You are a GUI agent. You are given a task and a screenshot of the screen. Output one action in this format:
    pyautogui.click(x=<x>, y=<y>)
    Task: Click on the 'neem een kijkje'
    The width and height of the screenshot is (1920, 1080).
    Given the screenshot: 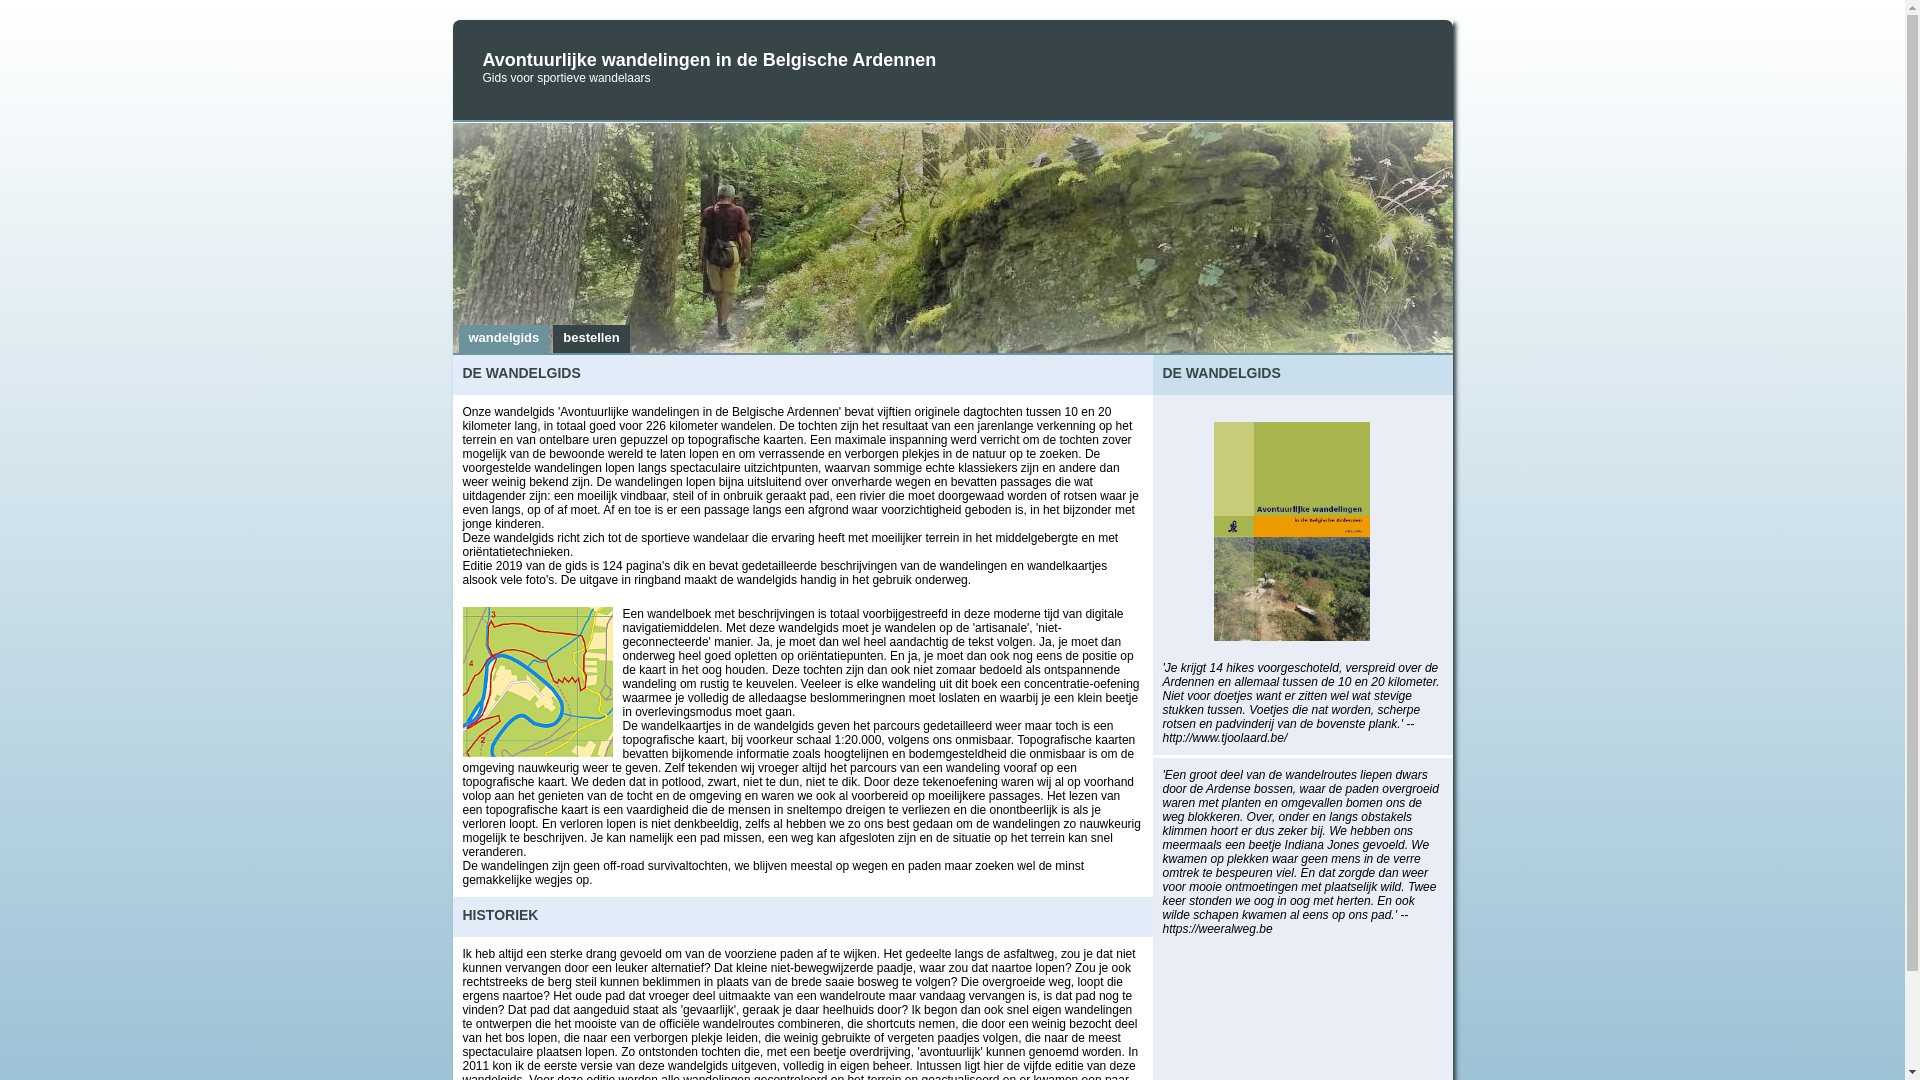 What is the action you would take?
    pyautogui.click(x=1264, y=522)
    